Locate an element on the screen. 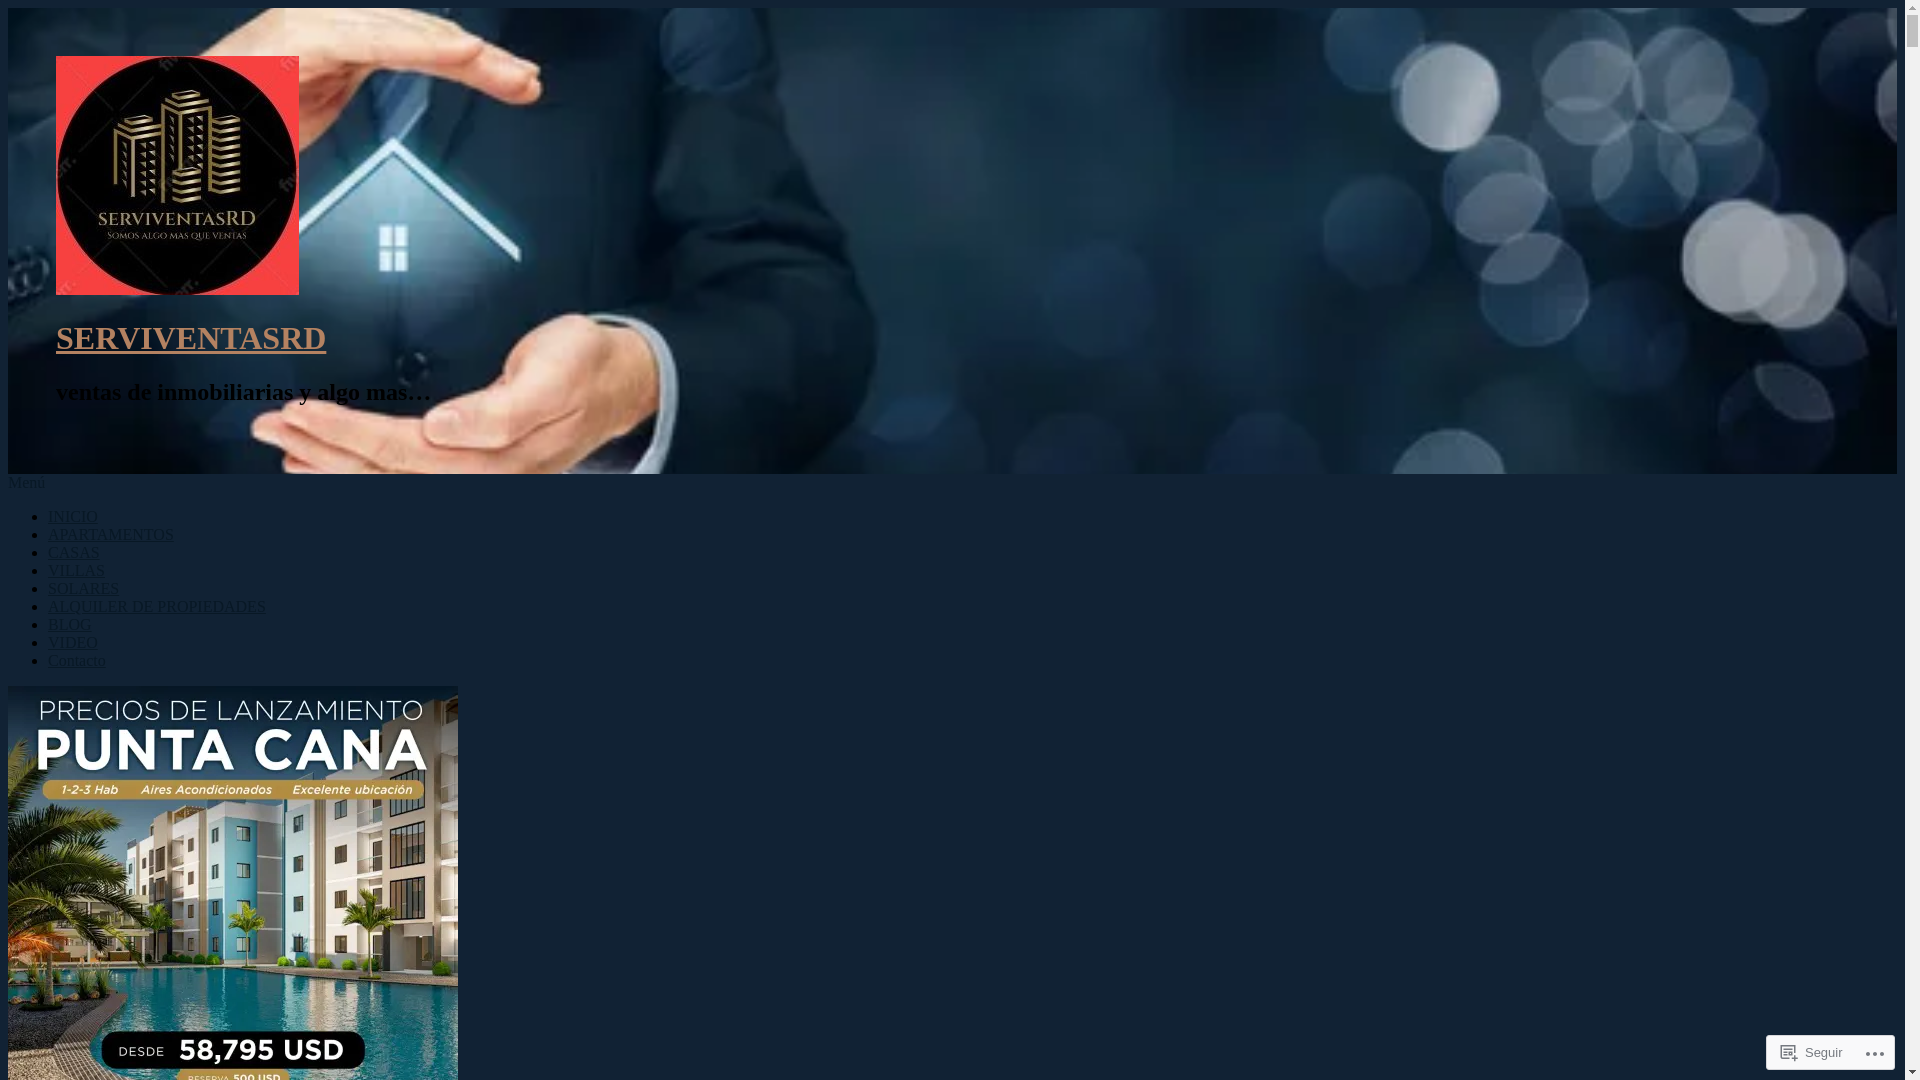 The width and height of the screenshot is (1920, 1080). 'VILLAS' is located at coordinates (76, 570).